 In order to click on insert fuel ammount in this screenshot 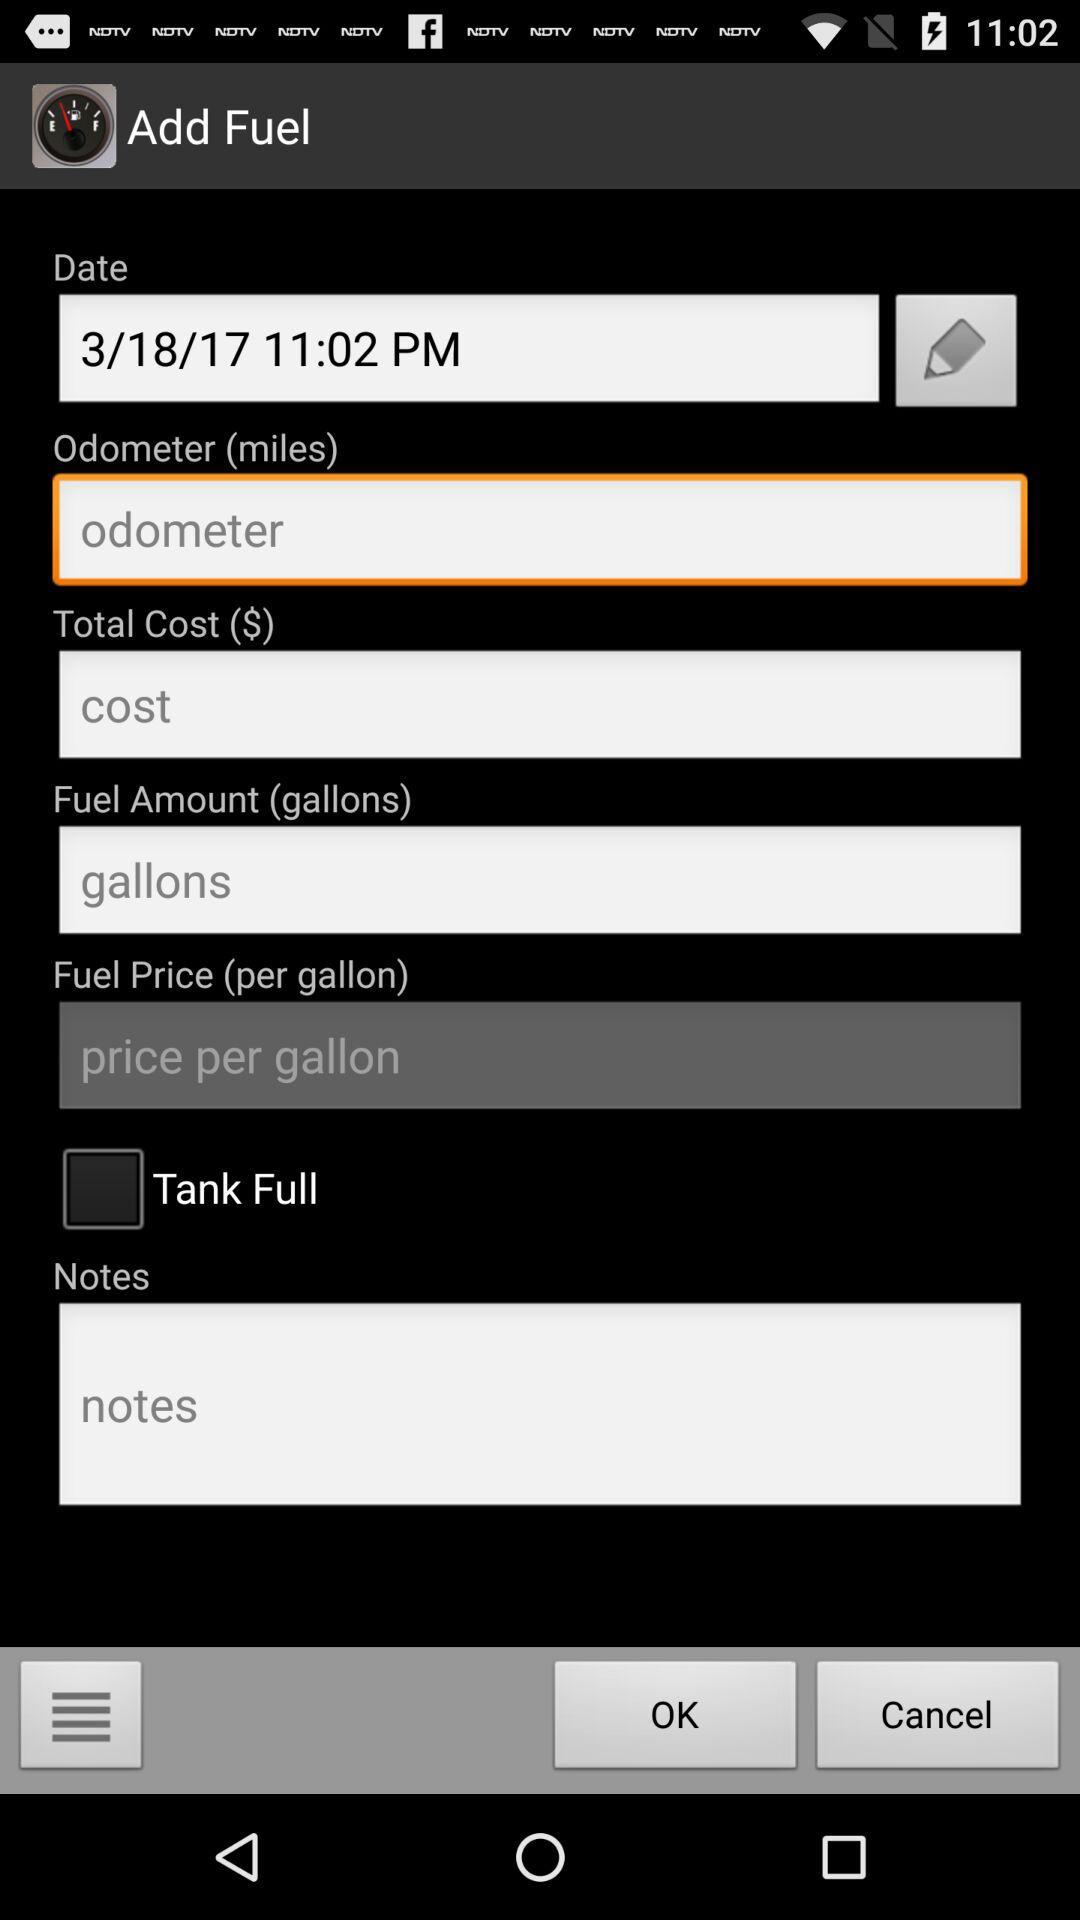, I will do `click(540, 884)`.